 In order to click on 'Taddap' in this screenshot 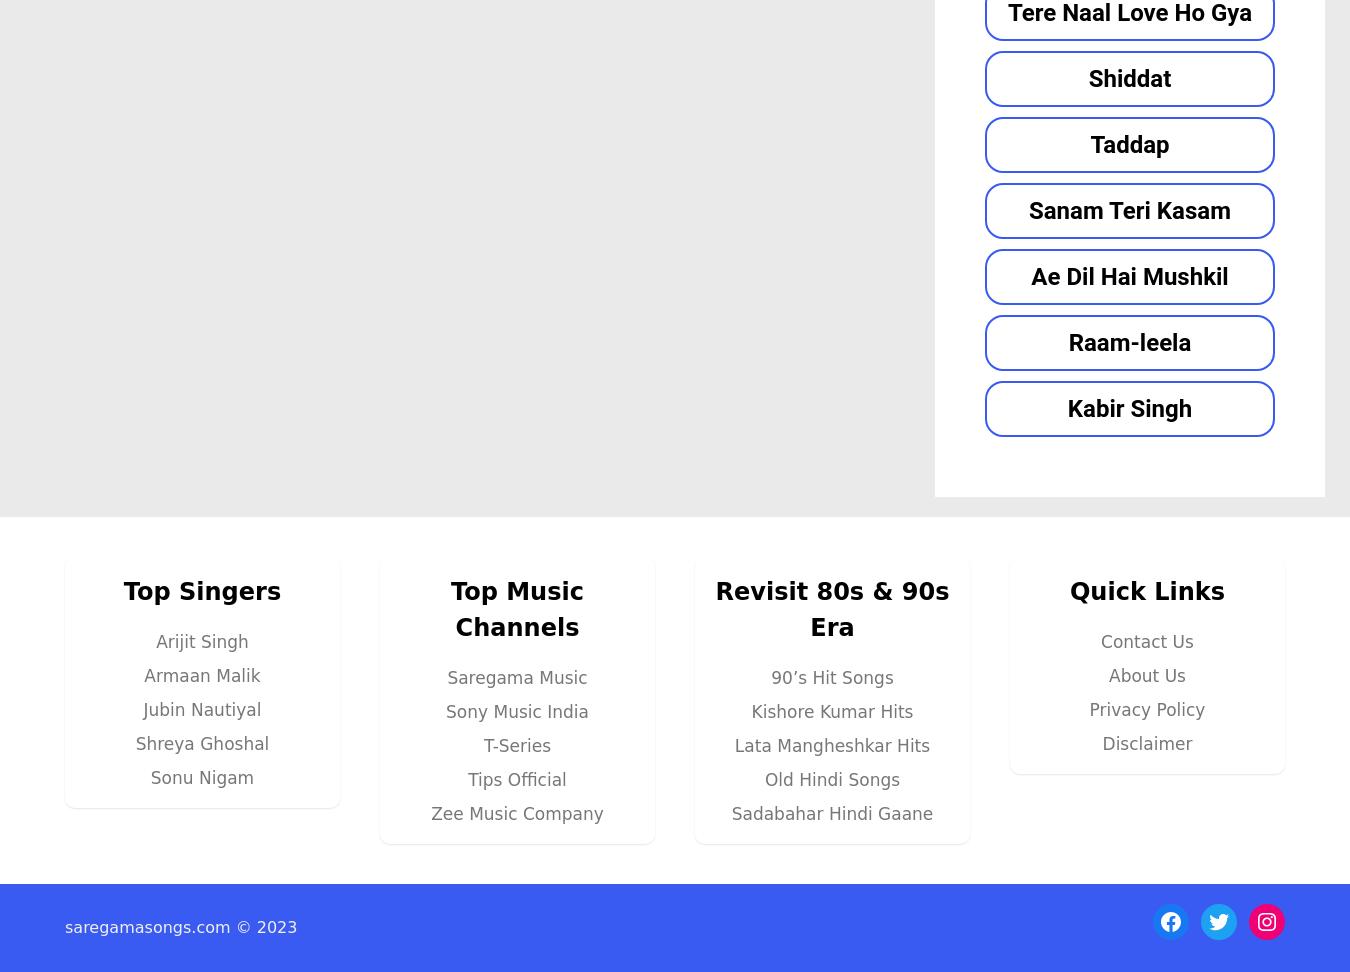, I will do `click(1128, 143)`.